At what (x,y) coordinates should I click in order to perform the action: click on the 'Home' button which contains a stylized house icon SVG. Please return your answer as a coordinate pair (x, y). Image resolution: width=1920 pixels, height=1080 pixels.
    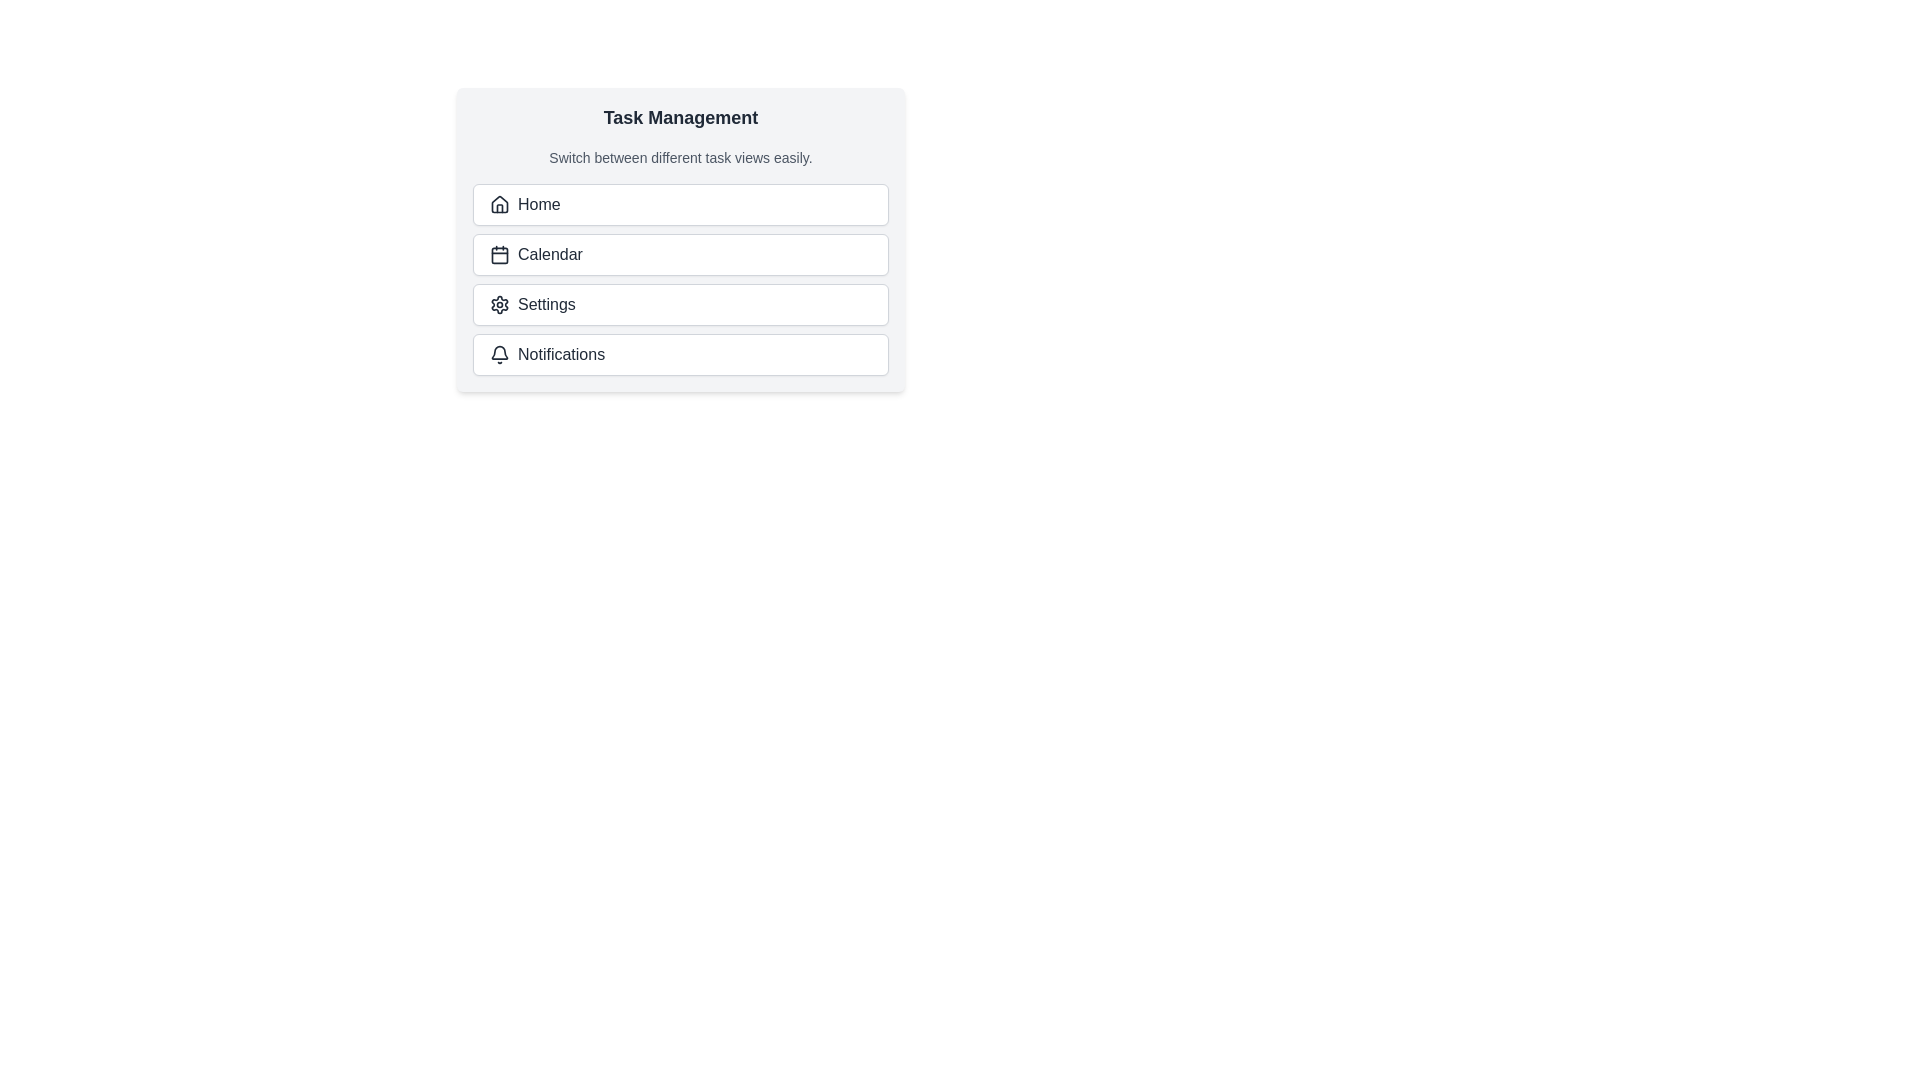
    Looking at the image, I should click on (499, 204).